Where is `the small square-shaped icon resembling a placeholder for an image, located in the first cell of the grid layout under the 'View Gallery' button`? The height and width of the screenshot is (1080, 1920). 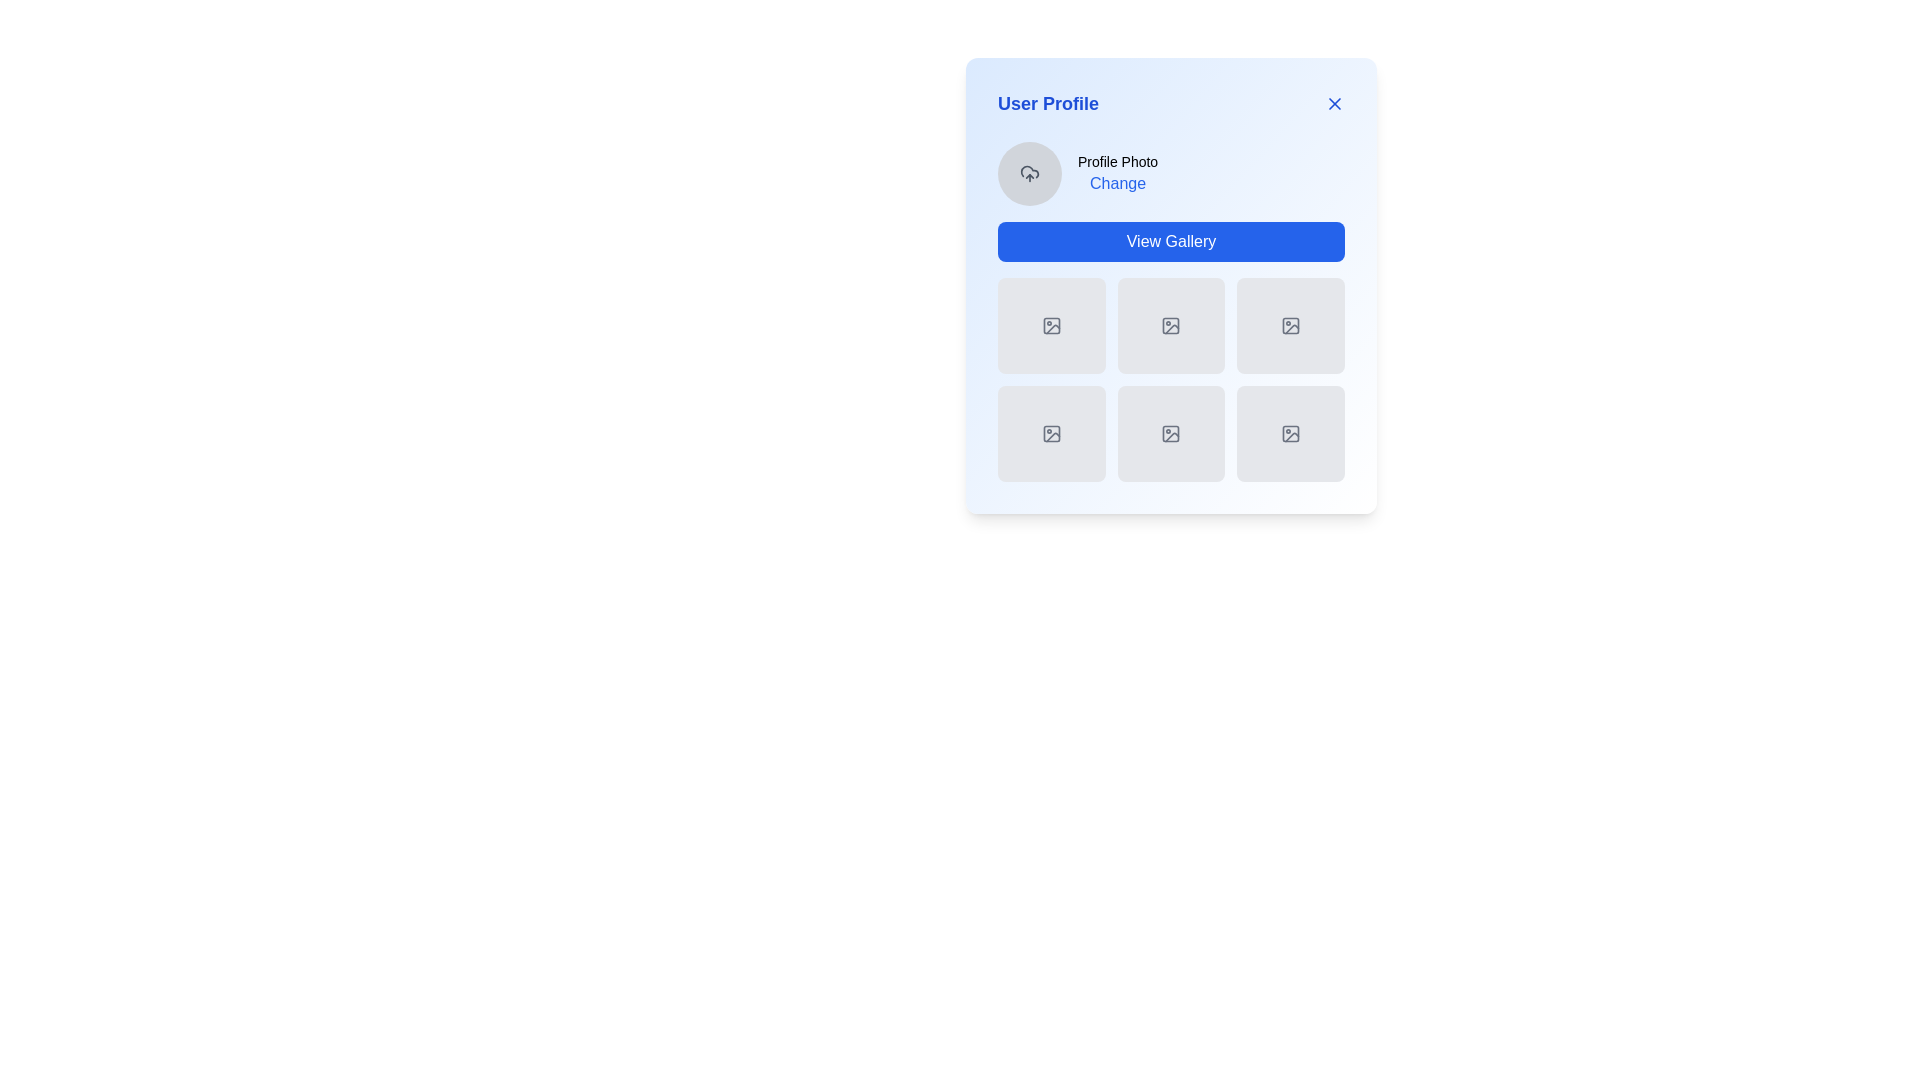 the small square-shaped icon resembling a placeholder for an image, located in the first cell of the grid layout under the 'View Gallery' button is located at coordinates (1050, 325).